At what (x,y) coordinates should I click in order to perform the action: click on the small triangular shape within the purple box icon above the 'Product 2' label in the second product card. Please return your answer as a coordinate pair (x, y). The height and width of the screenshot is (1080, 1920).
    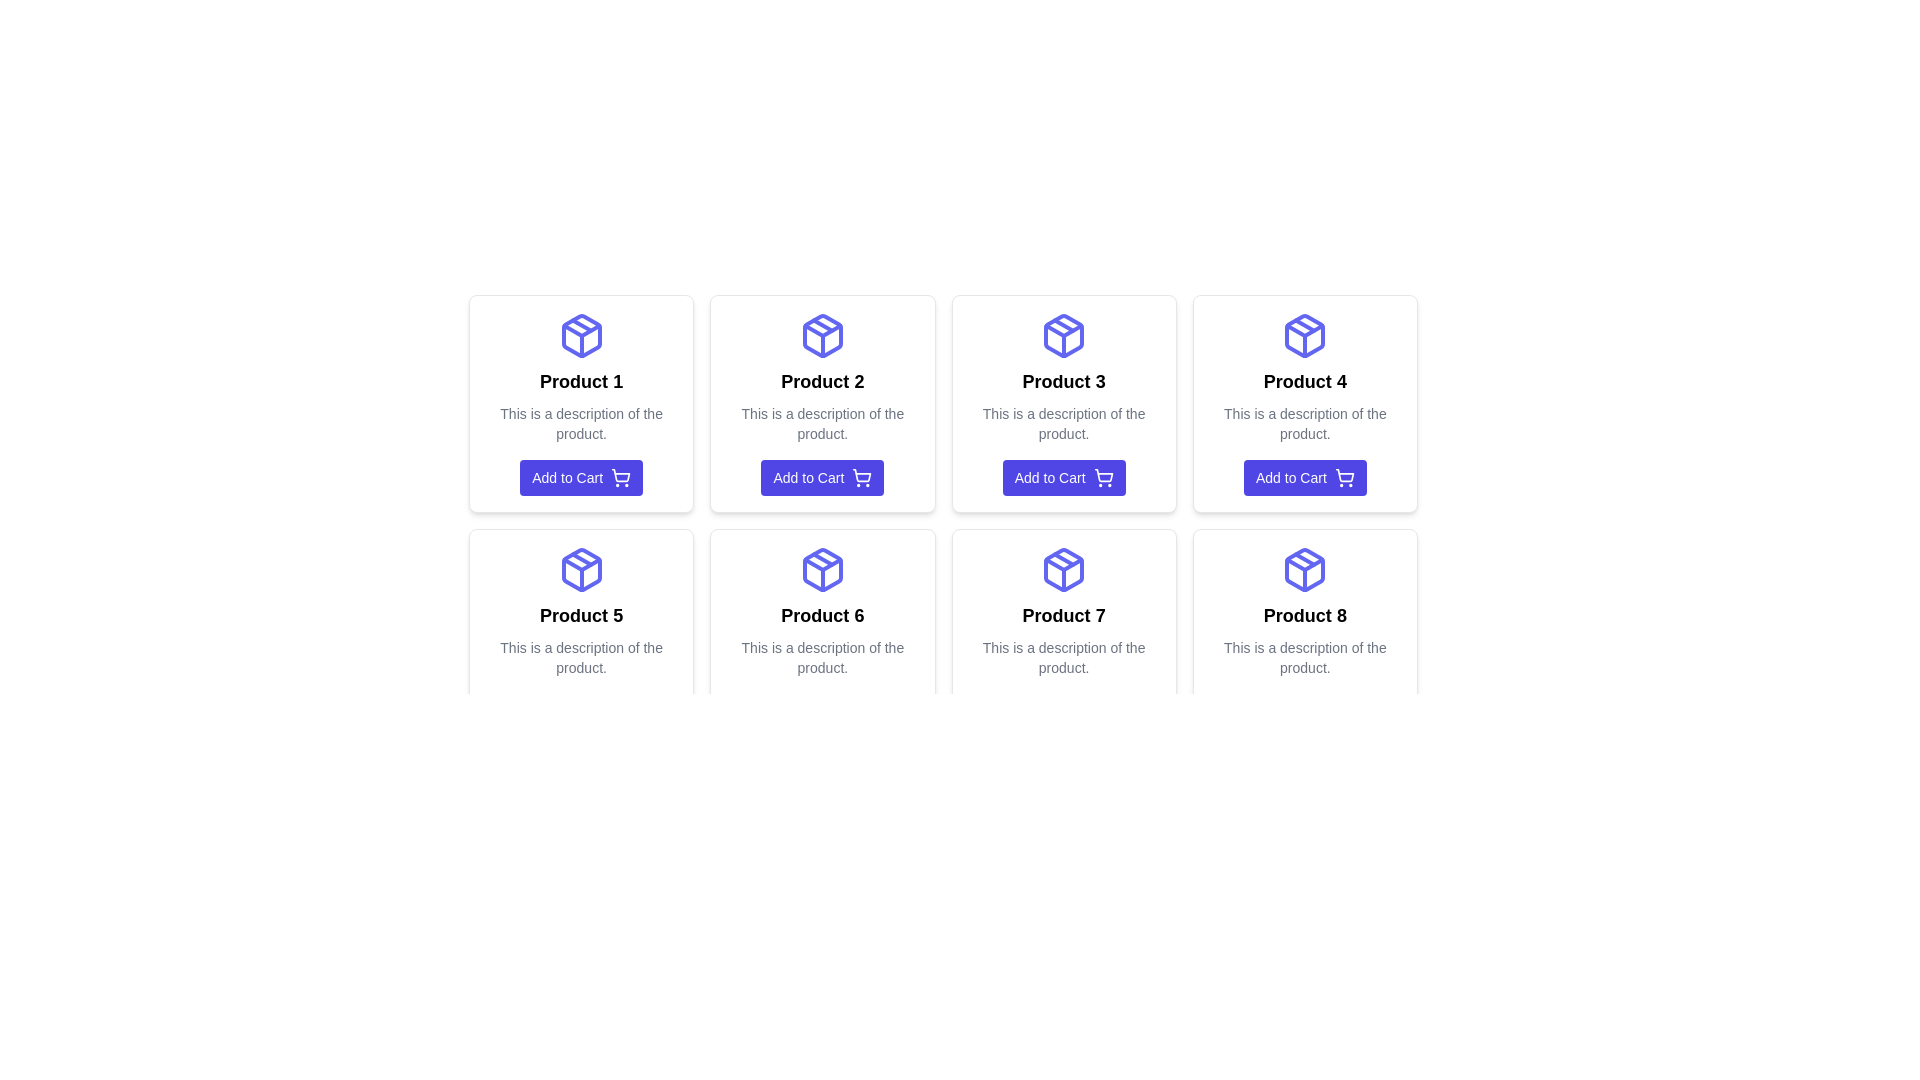
    Looking at the image, I should click on (822, 330).